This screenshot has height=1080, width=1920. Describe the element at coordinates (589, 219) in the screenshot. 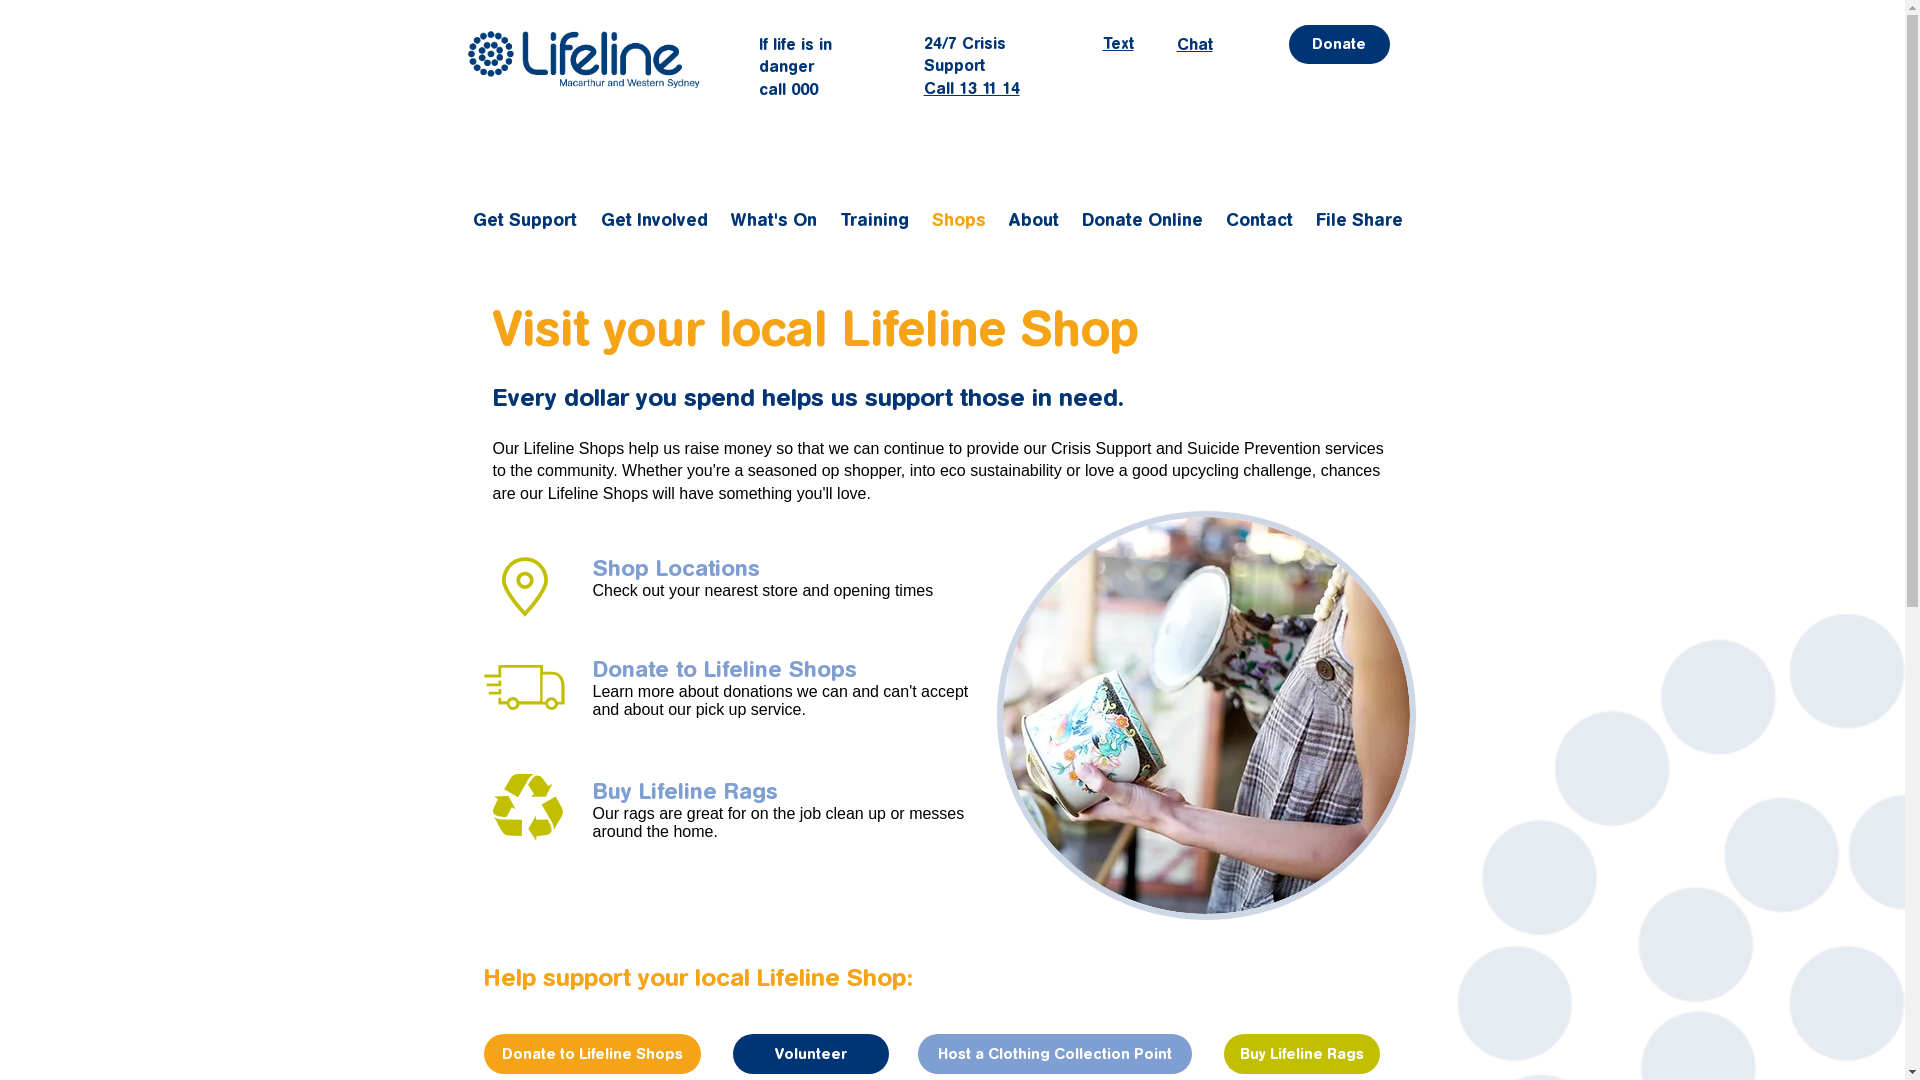

I see `'Get Involved'` at that location.